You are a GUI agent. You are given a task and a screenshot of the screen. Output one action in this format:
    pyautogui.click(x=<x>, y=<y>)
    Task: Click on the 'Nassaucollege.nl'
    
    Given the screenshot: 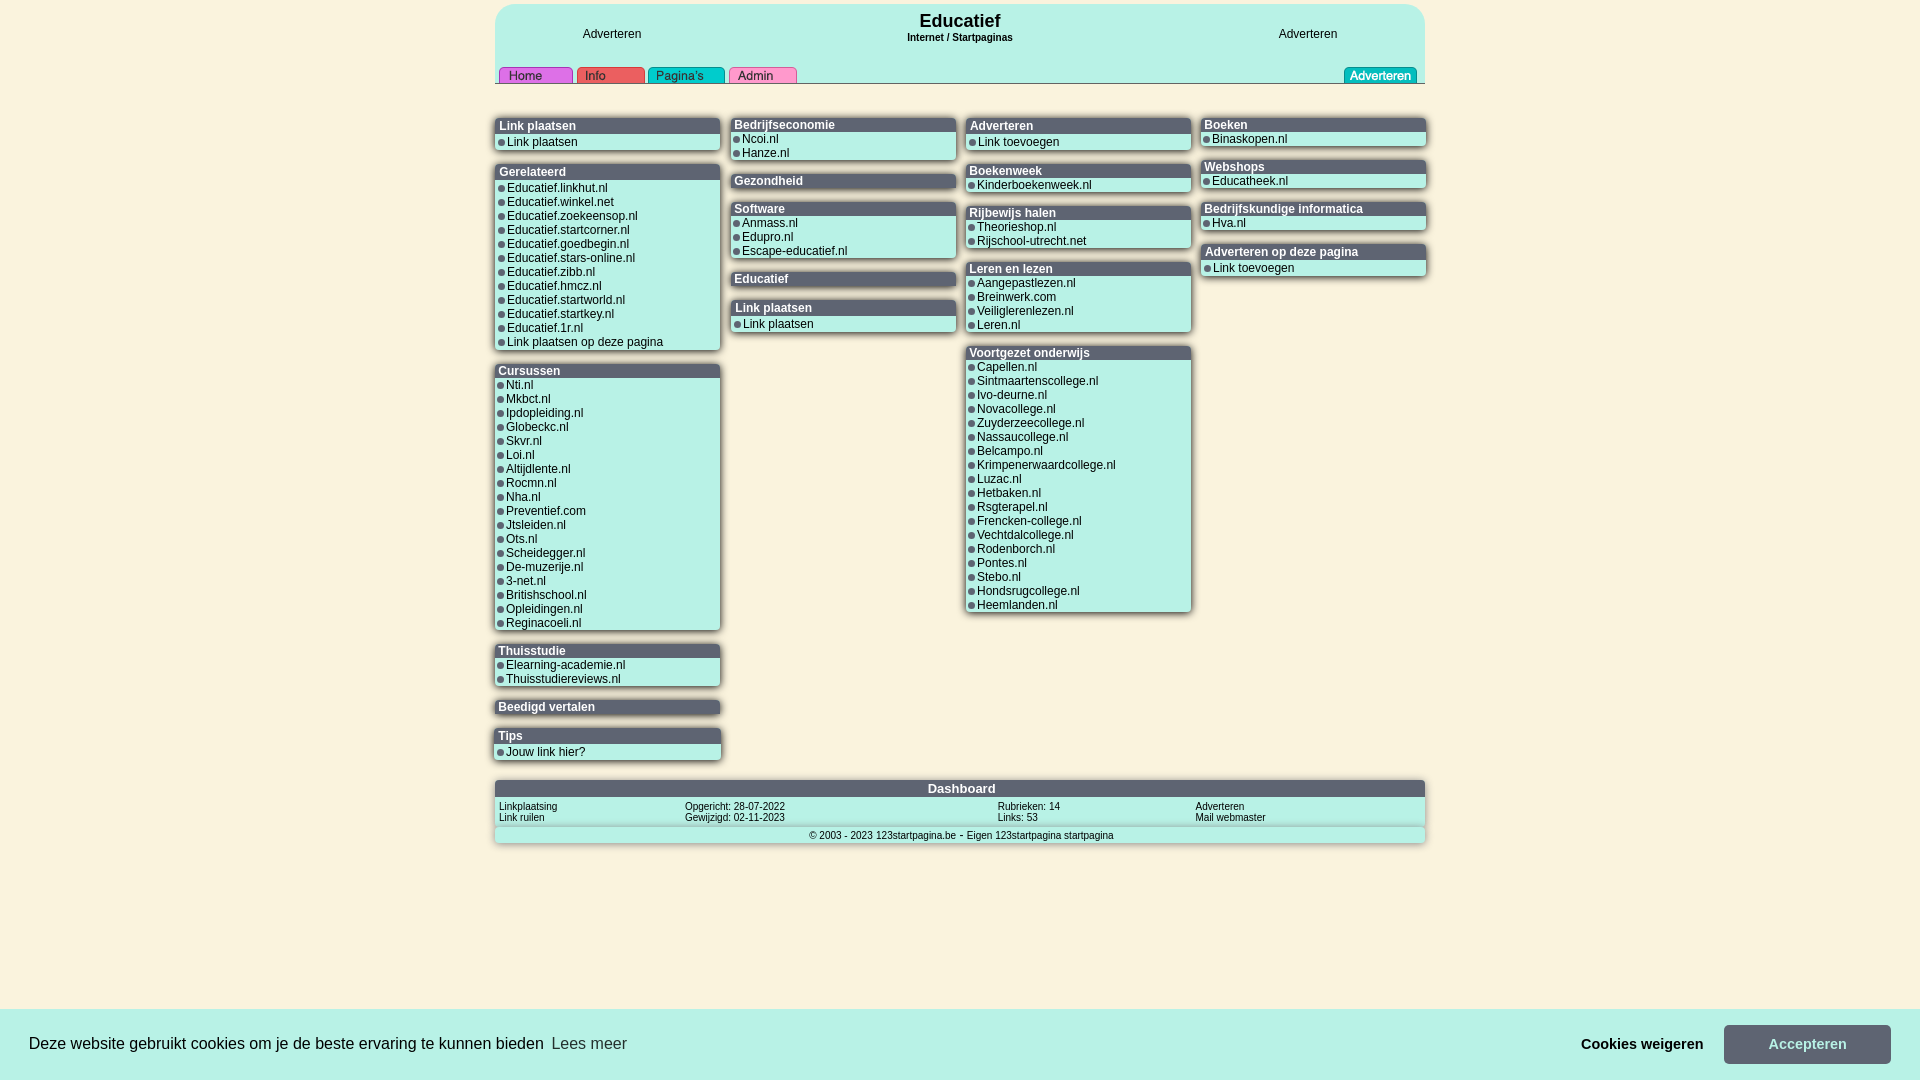 What is the action you would take?
    pyautogui.click(x=1022, y=435)
    